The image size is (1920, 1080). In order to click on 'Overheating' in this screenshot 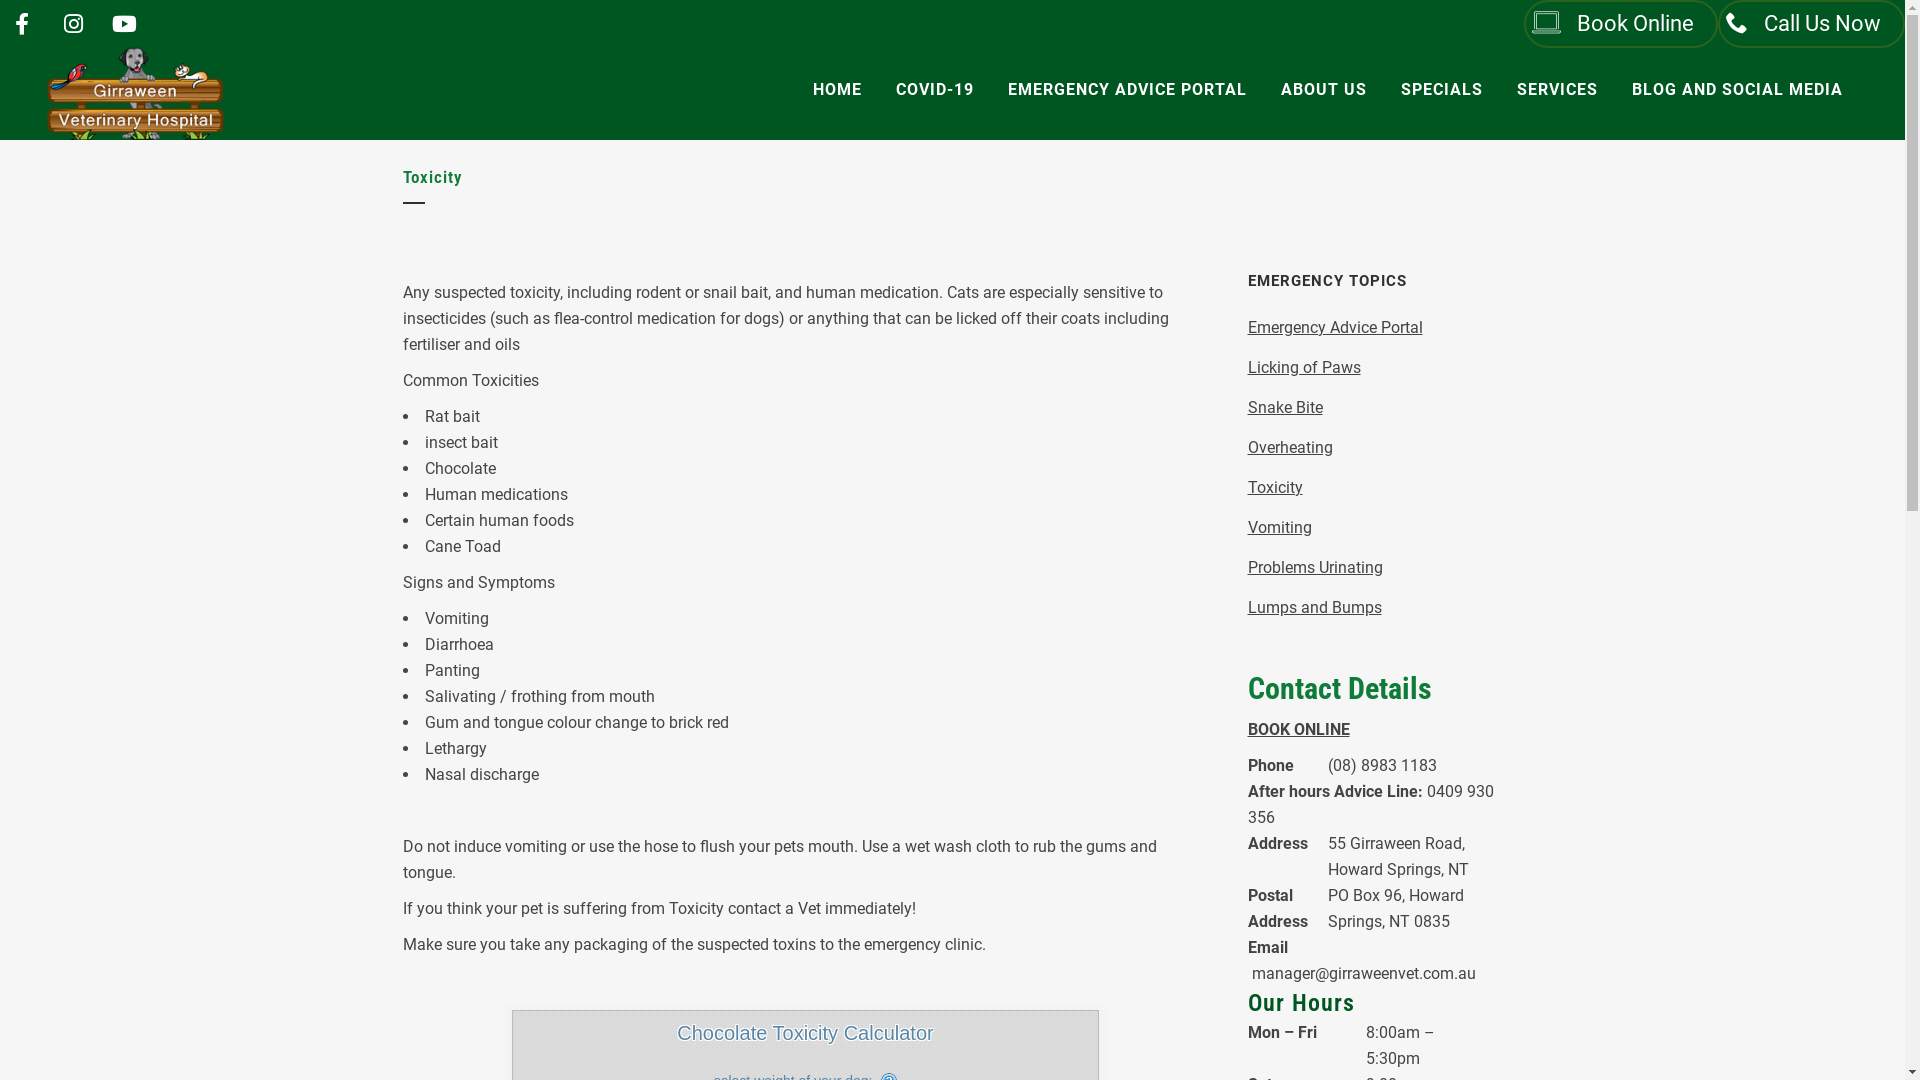, I will do `click(1290, 446)`.